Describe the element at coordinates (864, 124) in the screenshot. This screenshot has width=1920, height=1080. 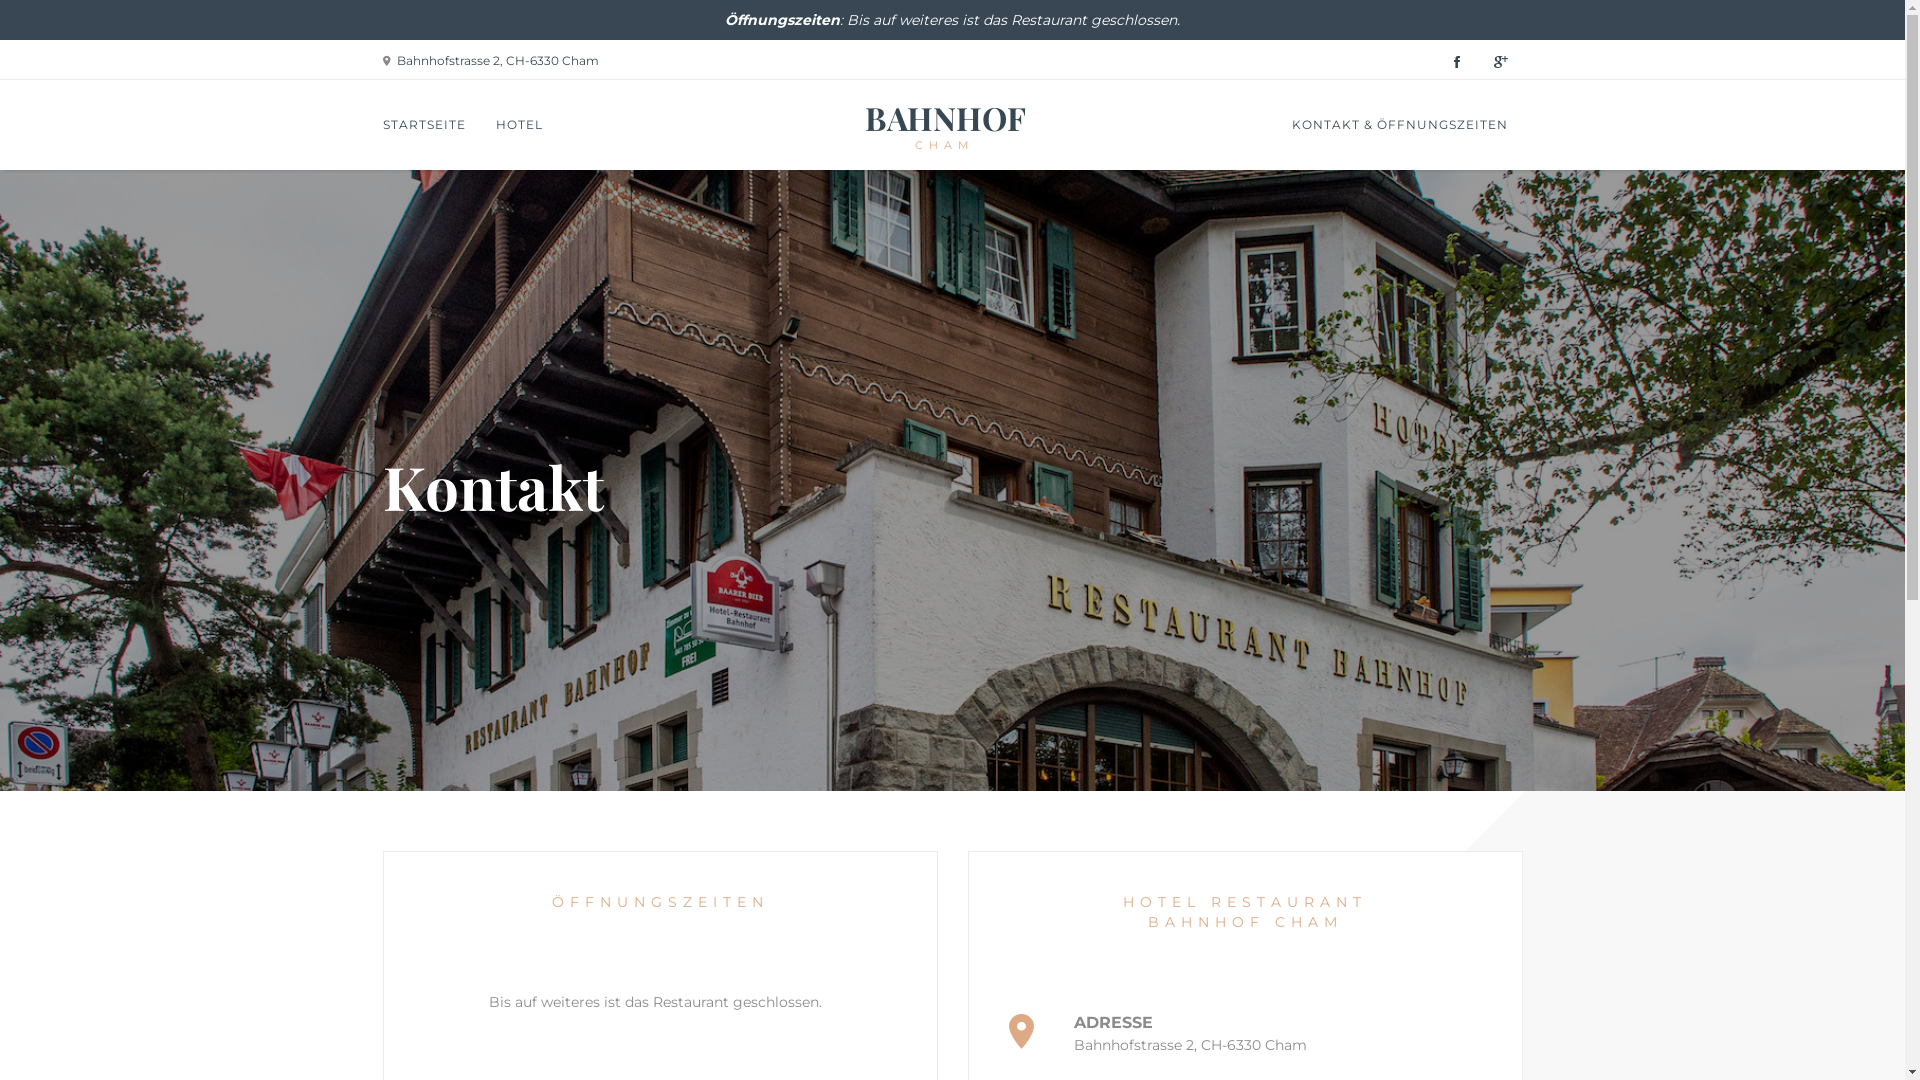
I see `'BAHNHOF` at that location.